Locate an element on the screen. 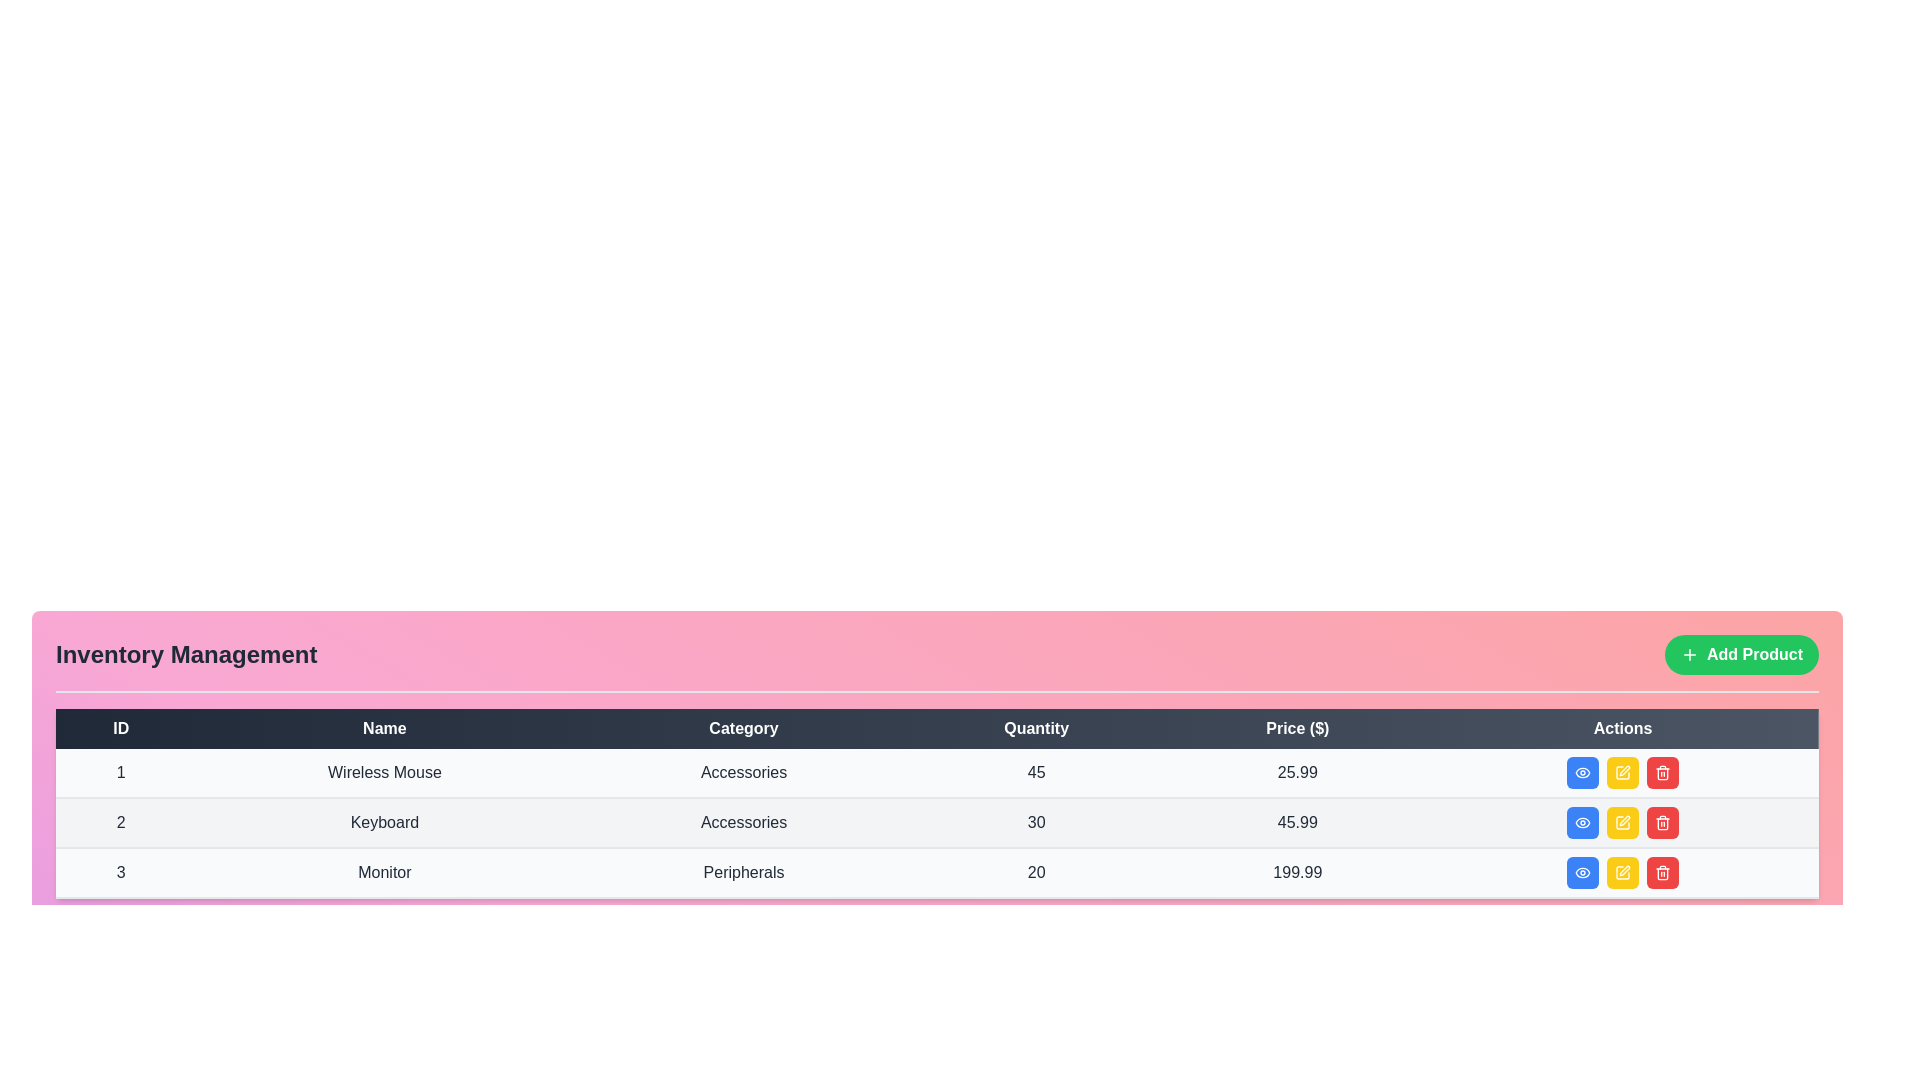  the middle edit button in the 'Actions' column of the table in the third row for the 'Monitor' entry to initiate an edit action is located at coordinates (1625, 821).